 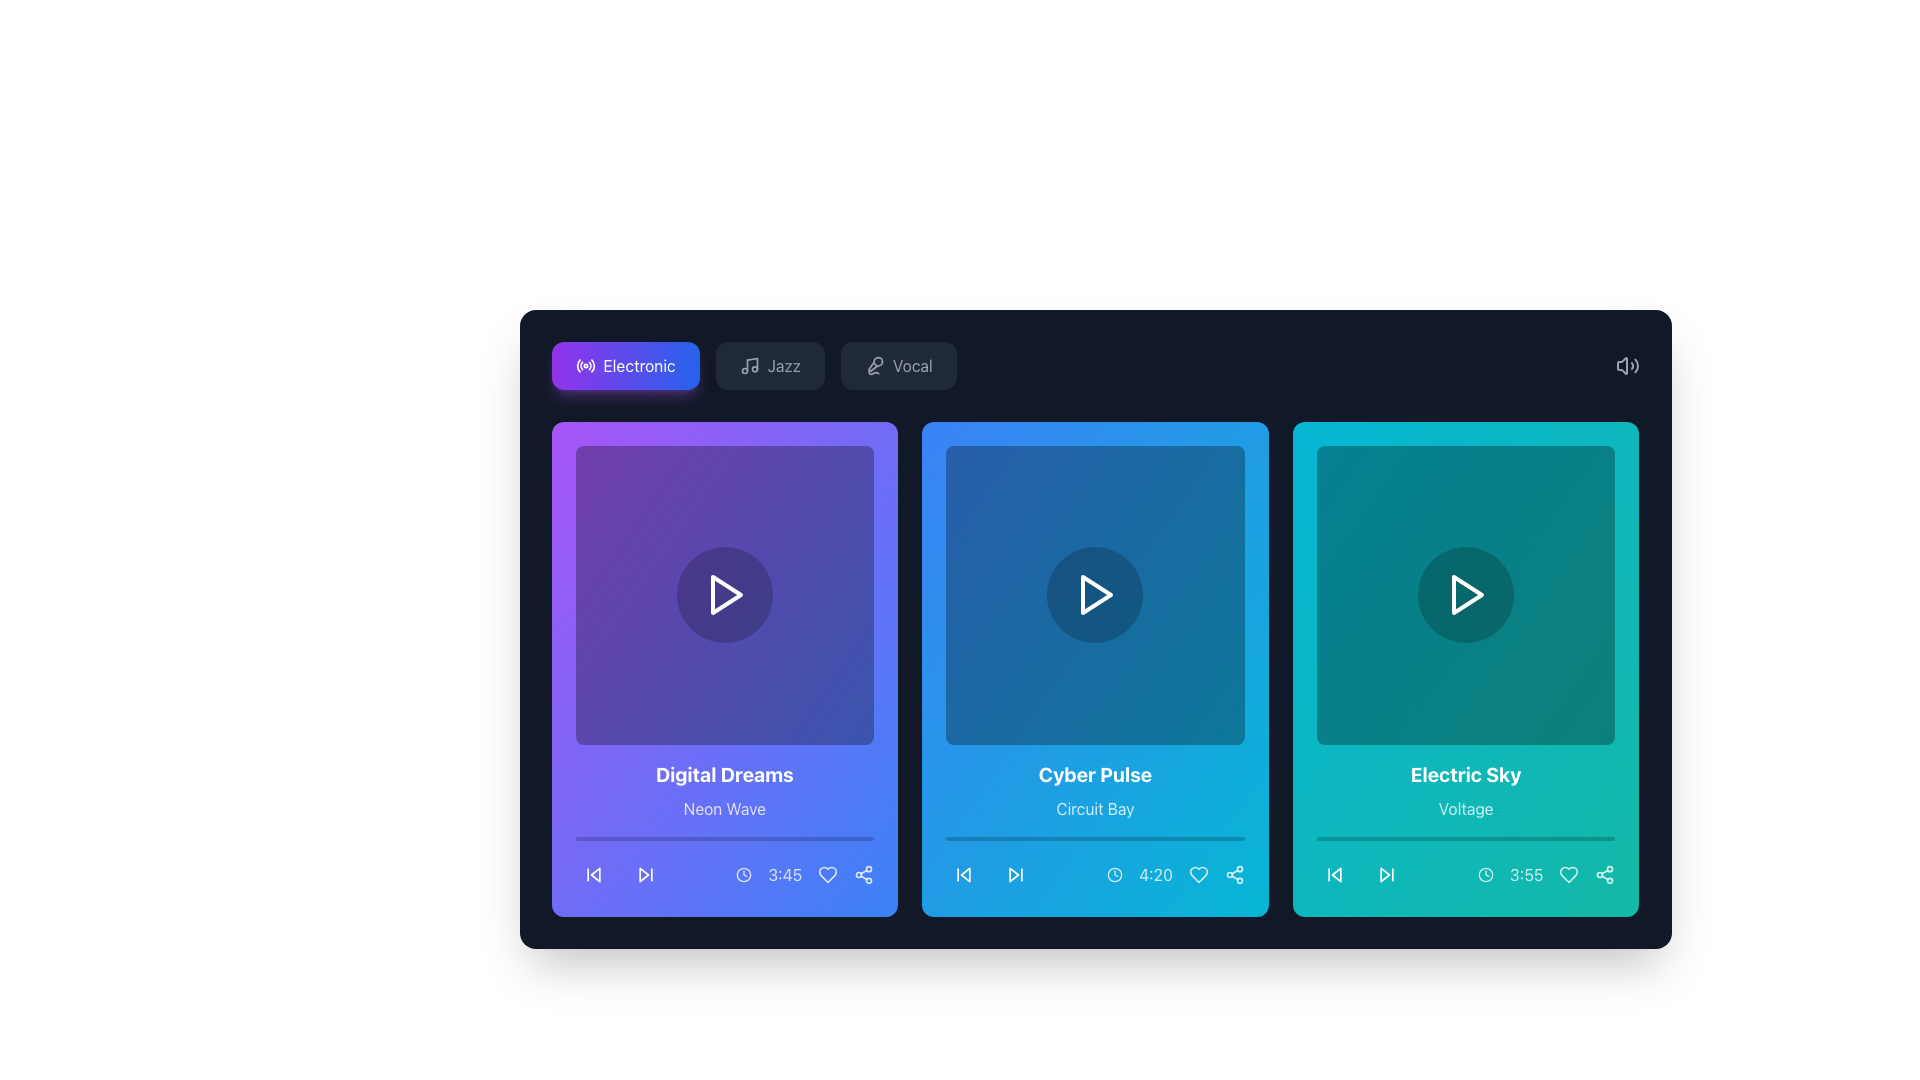 I want to click on the time duration indicated by the Time indicator element located at the bottom of the 'Electric Sky' card, positioned to the left of the heart-shaped 'like' icon, so click(x=1545, y=873).